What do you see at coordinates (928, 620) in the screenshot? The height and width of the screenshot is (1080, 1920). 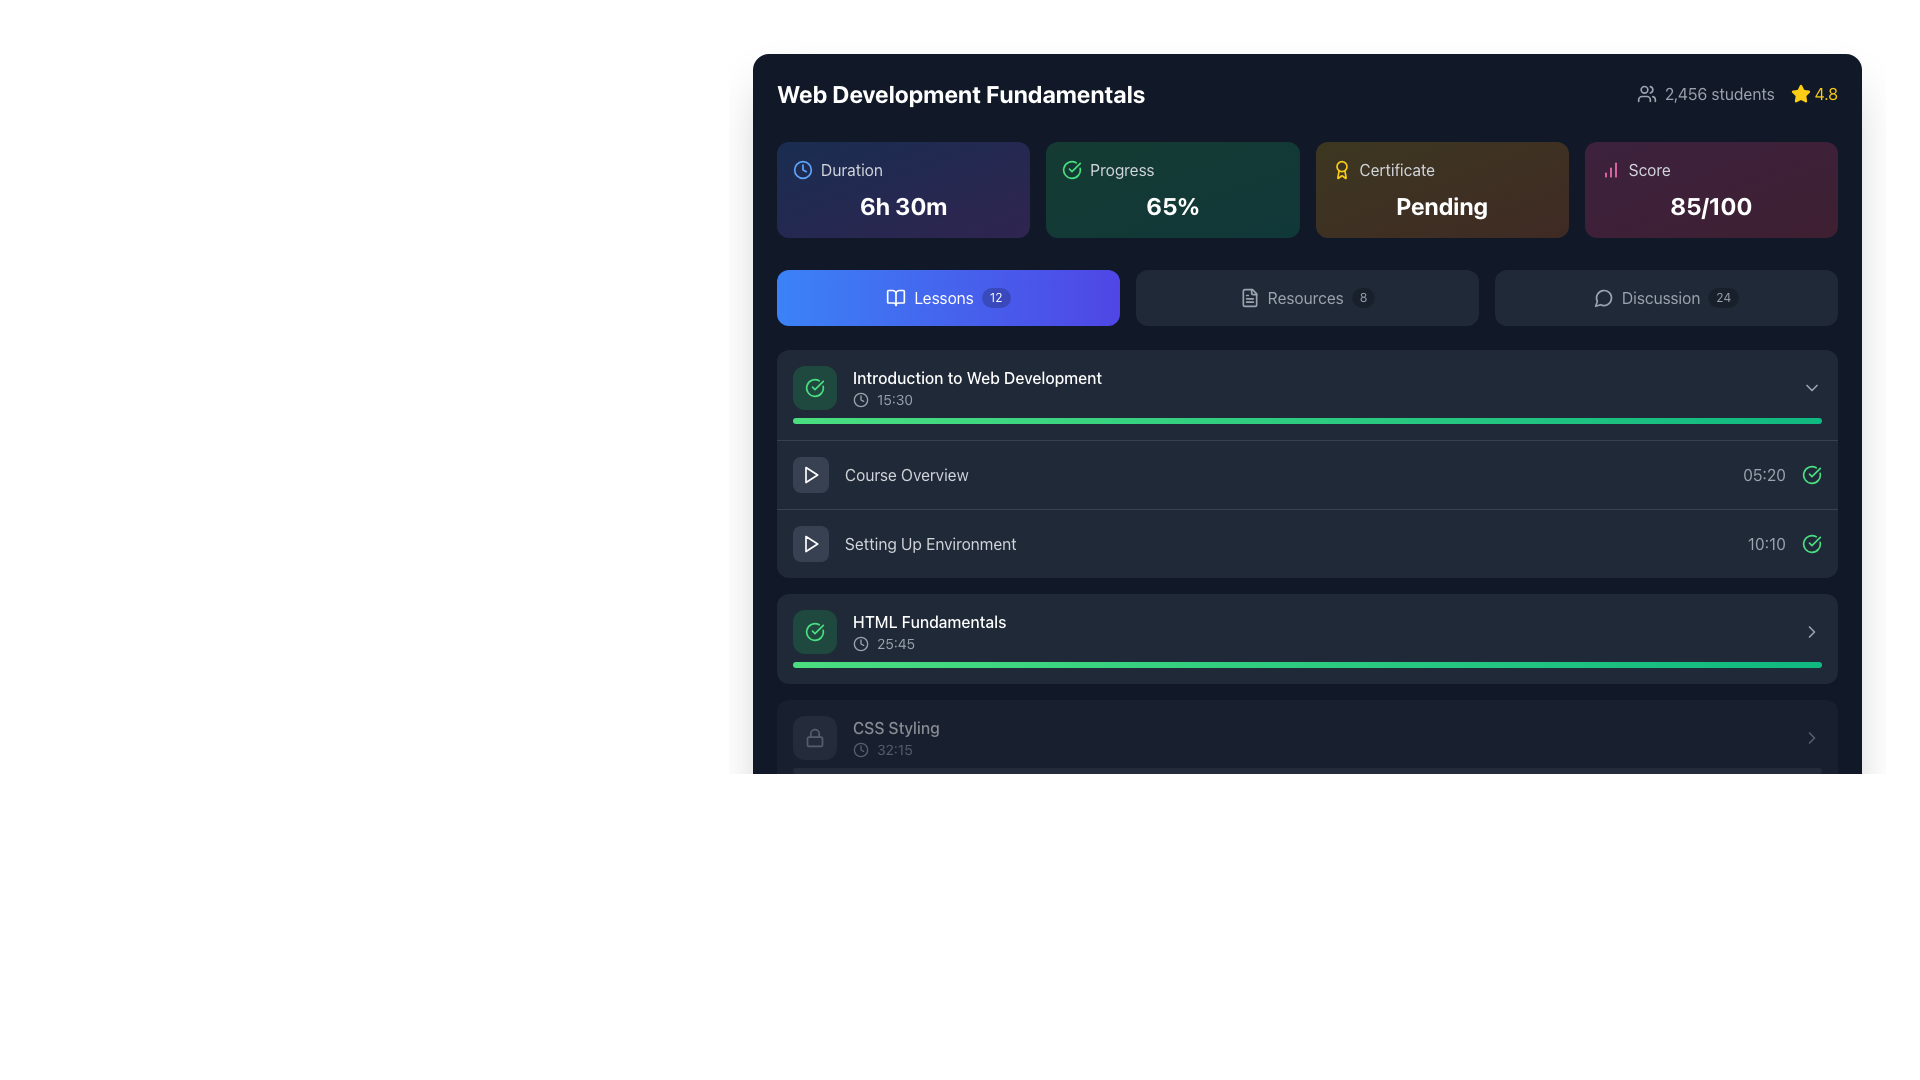 I see `the lesson title text label, which is the fourth item in the lesson list, positioned between 'Setting Up Environment' and 'CSS Styling'` at bounding box center [928, 620].